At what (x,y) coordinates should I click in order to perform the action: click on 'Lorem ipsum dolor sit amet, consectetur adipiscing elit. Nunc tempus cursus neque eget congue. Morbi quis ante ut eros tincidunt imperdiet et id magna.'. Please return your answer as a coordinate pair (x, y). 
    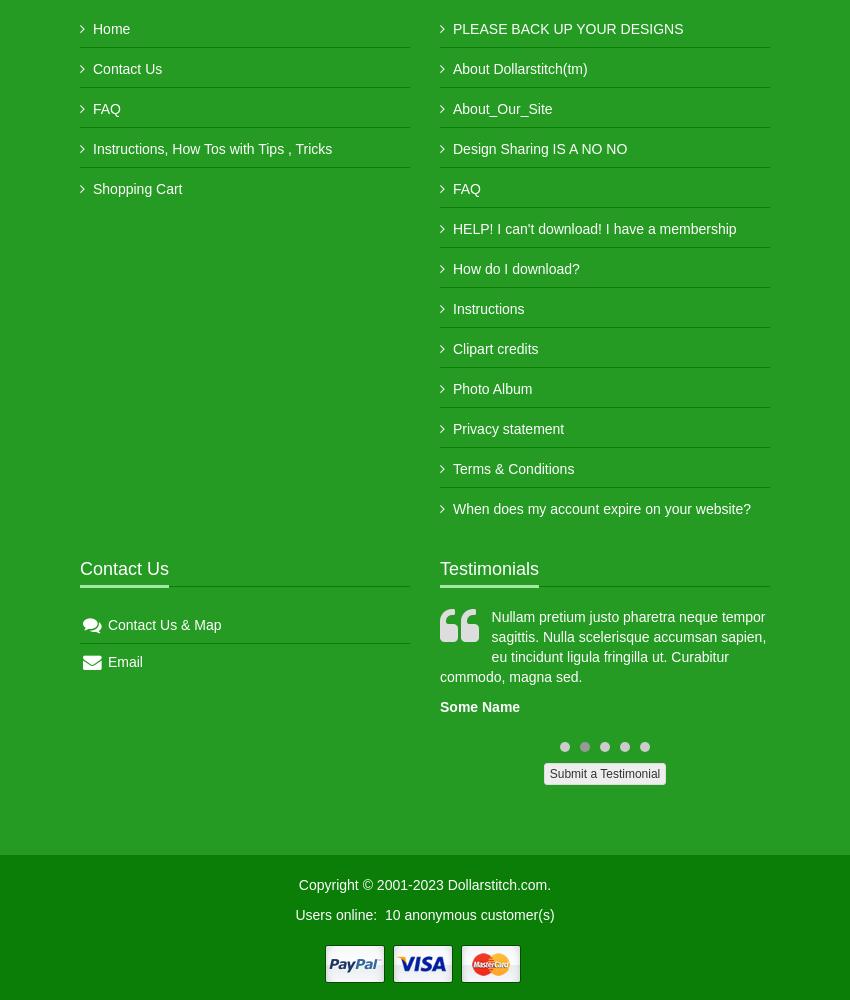
    Looking at the image, I should click on (265, 647).